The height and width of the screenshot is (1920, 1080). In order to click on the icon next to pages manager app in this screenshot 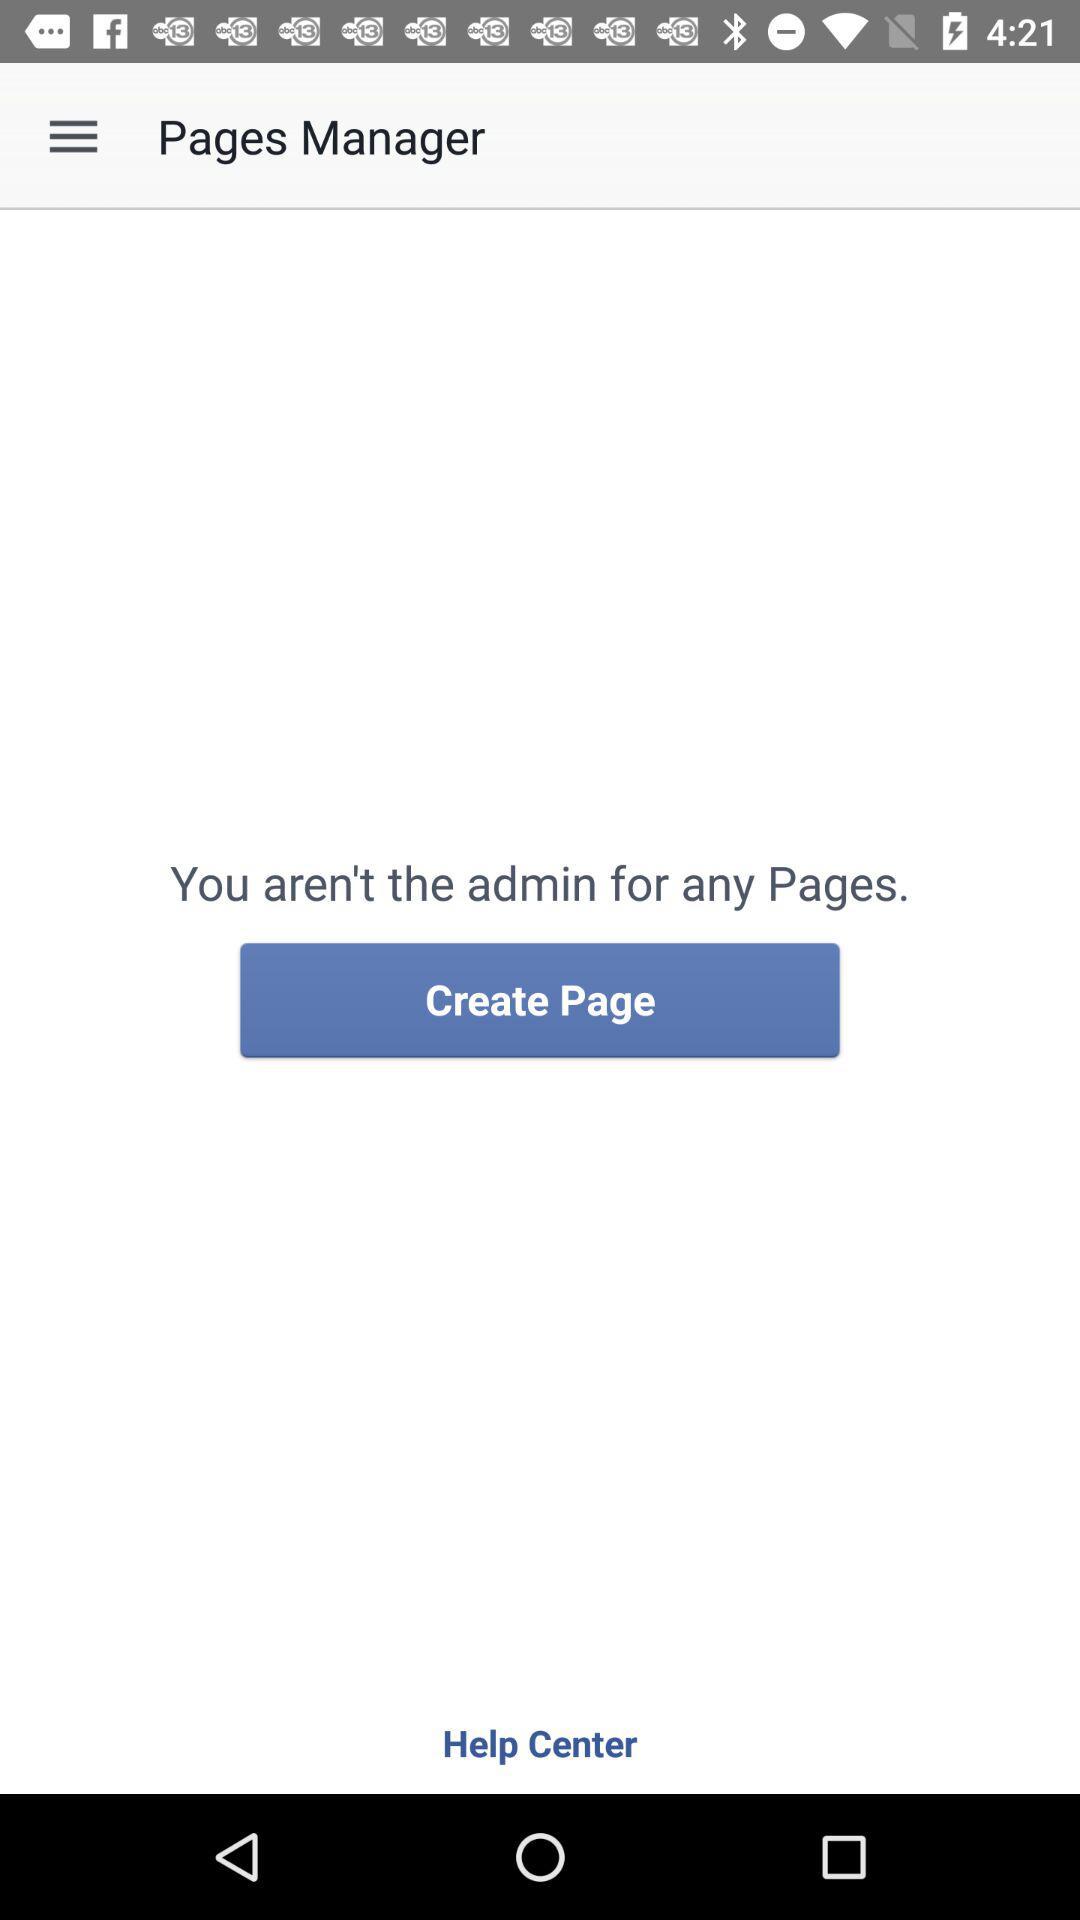, I will do `click(72, 135)`.